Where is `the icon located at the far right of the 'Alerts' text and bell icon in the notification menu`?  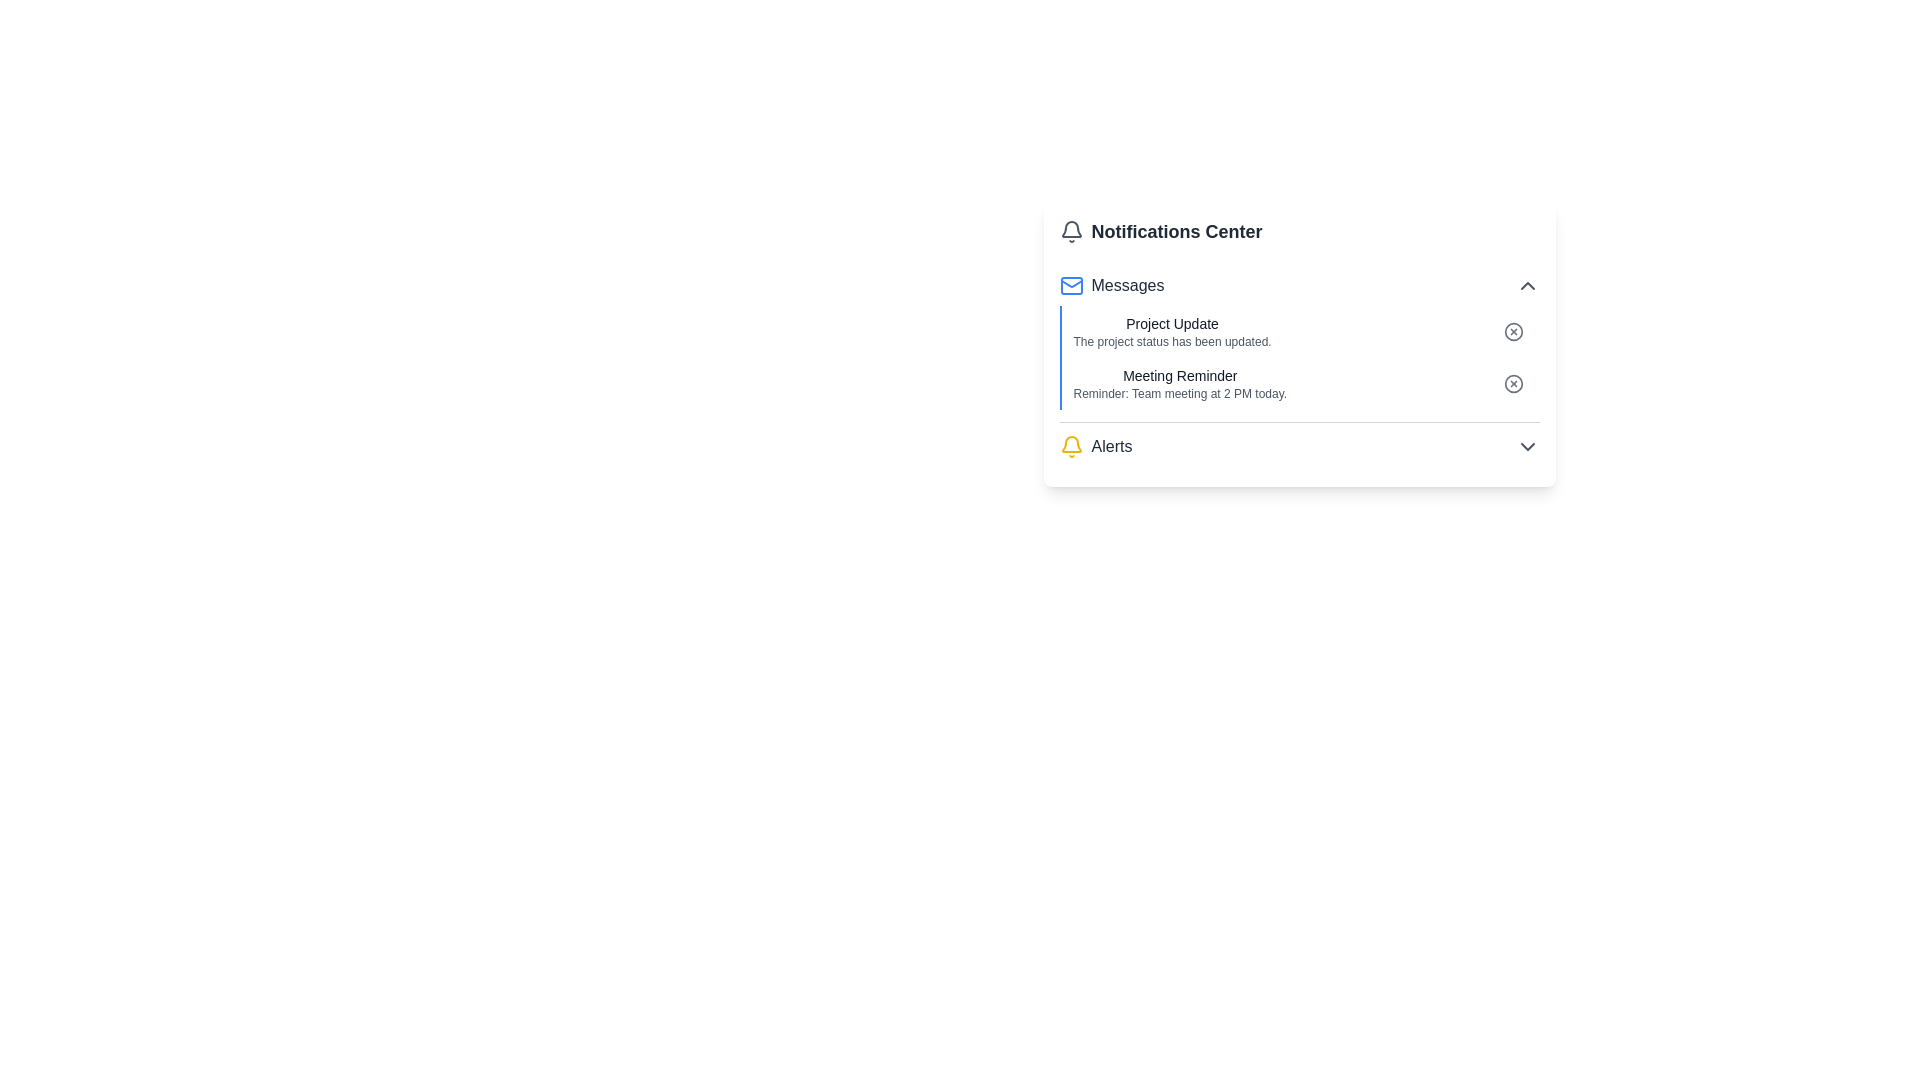 the icon located at the far right of the 'Alerts' text and bell icon in the notification menu is located at coordinates (1526, 446).